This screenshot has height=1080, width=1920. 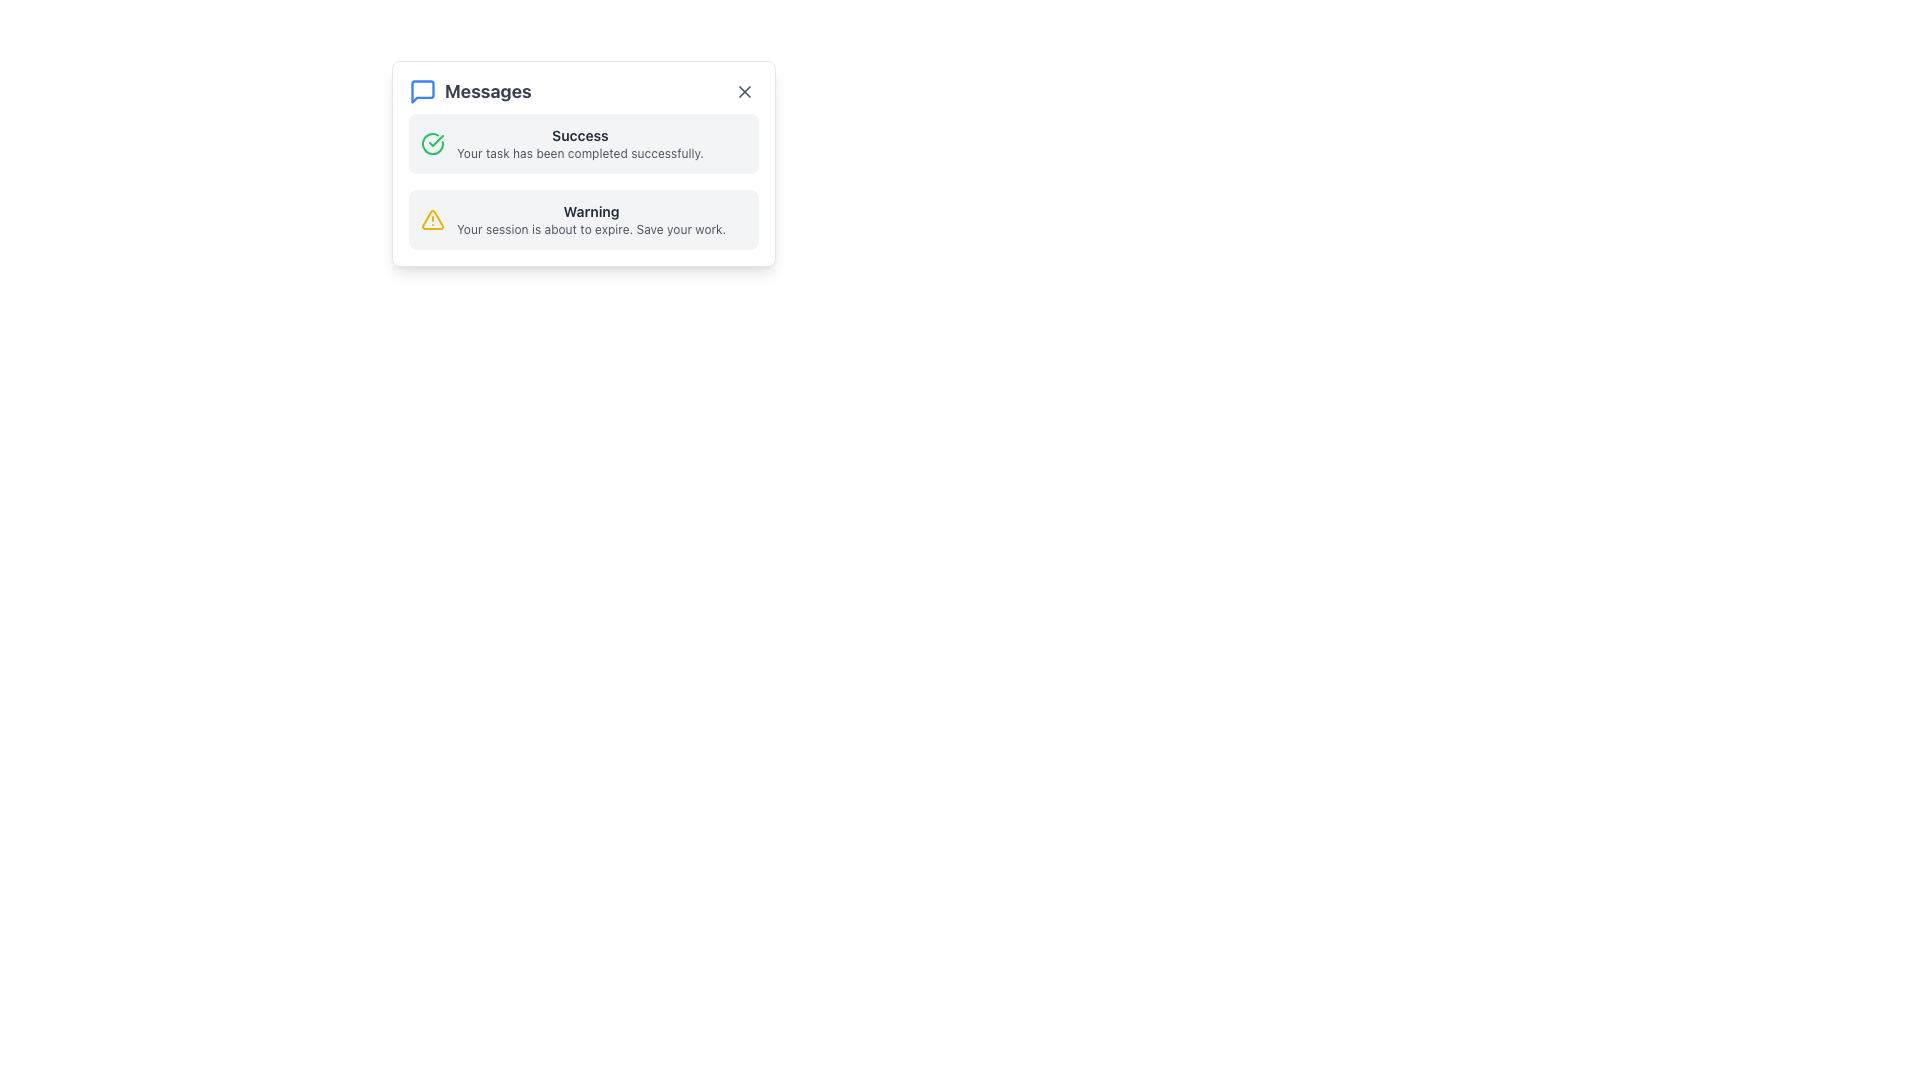 What do you see at coordinates (743, 92) in the screenshot?
I see `the Close button icon (cross) located in the top-right corner of the 'Messages' notification card` at bounding box center [743, 92].